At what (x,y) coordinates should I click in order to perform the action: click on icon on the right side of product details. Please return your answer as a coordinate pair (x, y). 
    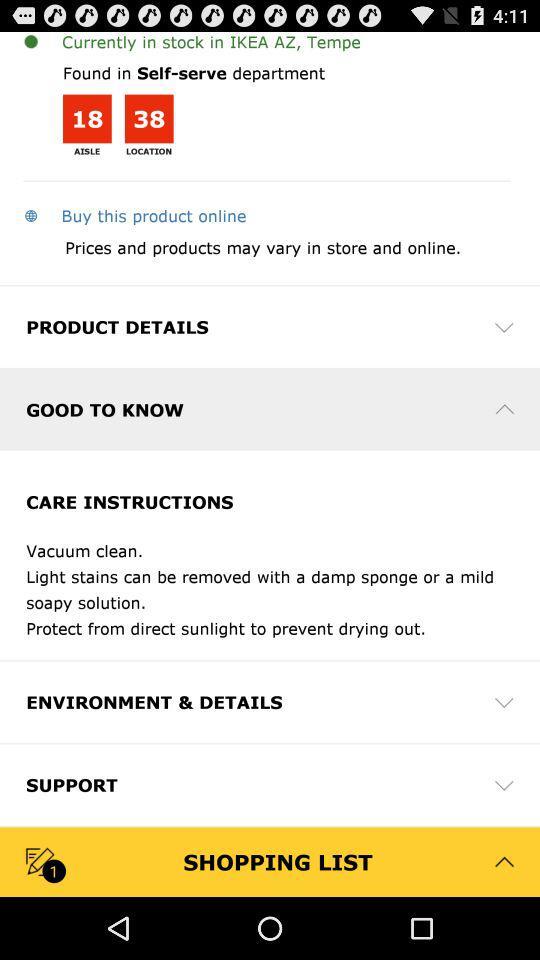
    Looking at the image, I should click on (503, 326).